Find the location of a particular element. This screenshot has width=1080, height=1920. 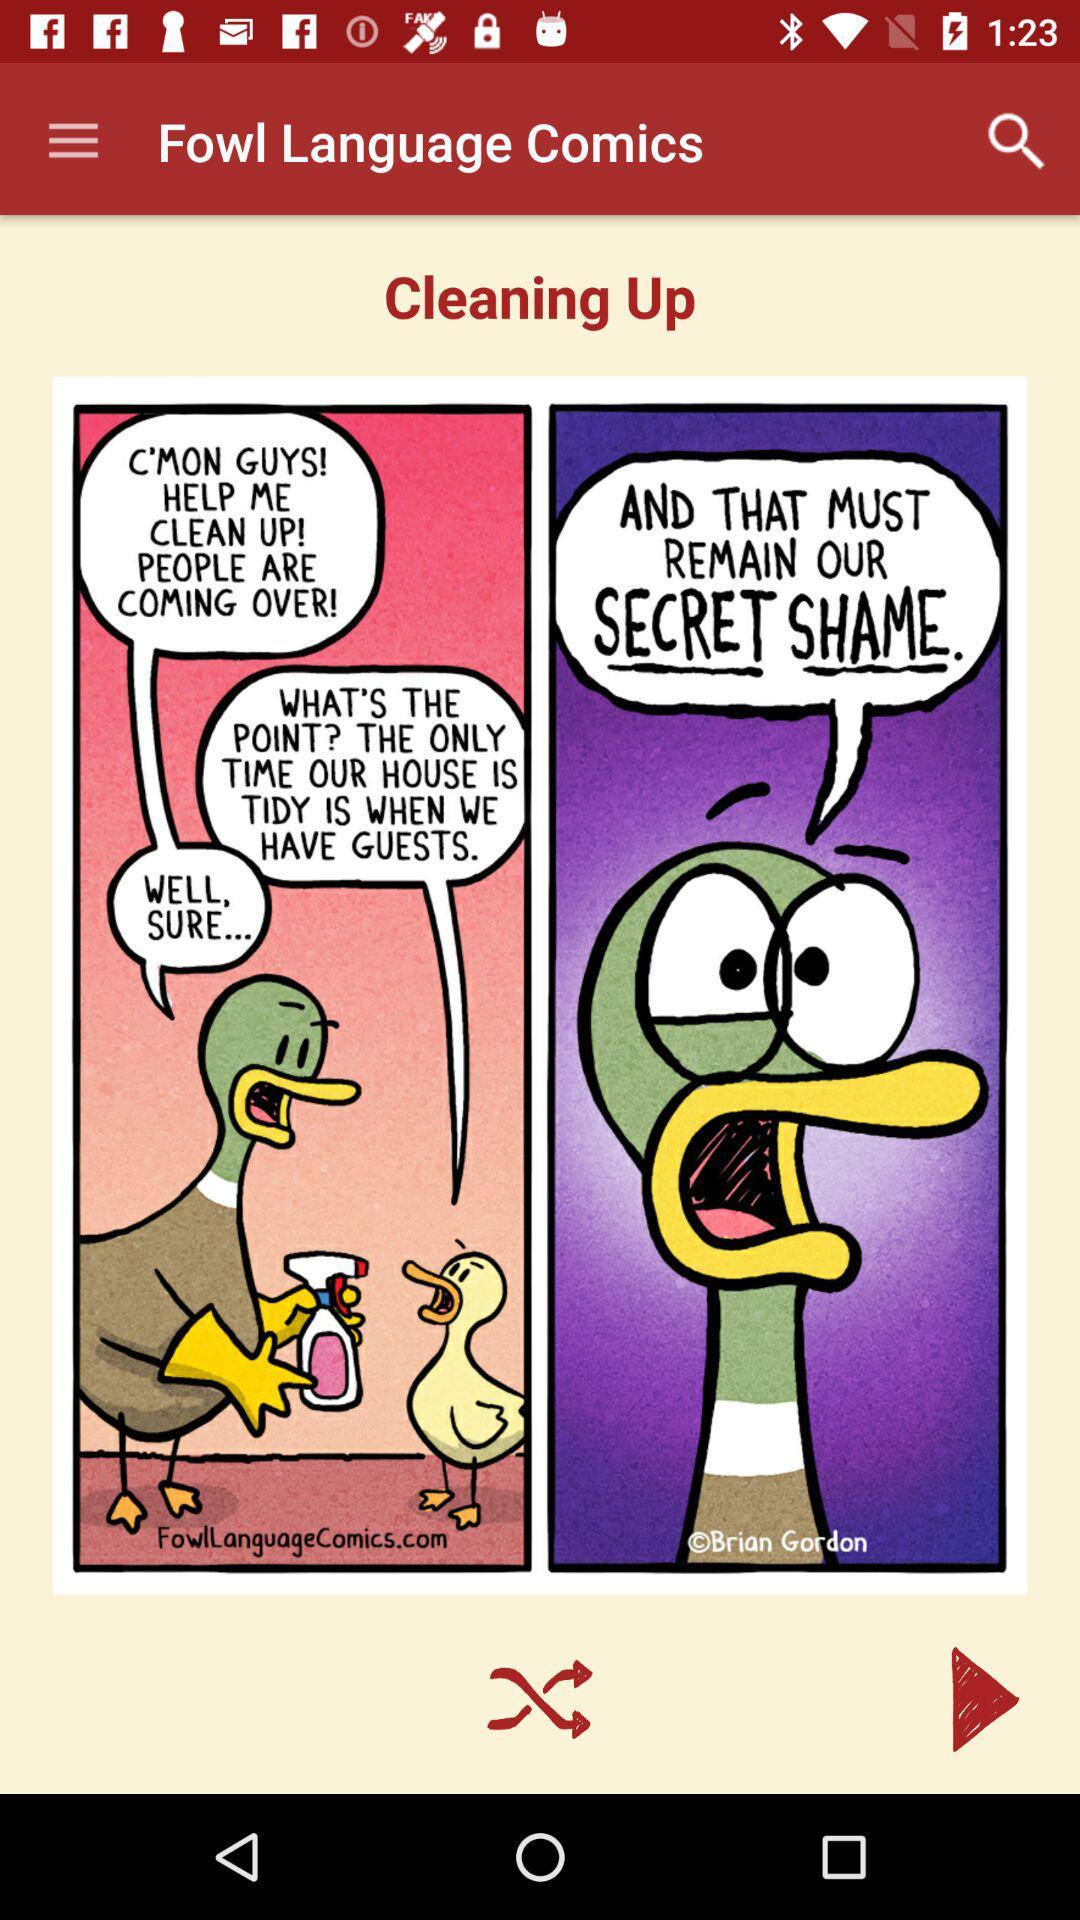

the close icon is located at coordinates (540, 1698).